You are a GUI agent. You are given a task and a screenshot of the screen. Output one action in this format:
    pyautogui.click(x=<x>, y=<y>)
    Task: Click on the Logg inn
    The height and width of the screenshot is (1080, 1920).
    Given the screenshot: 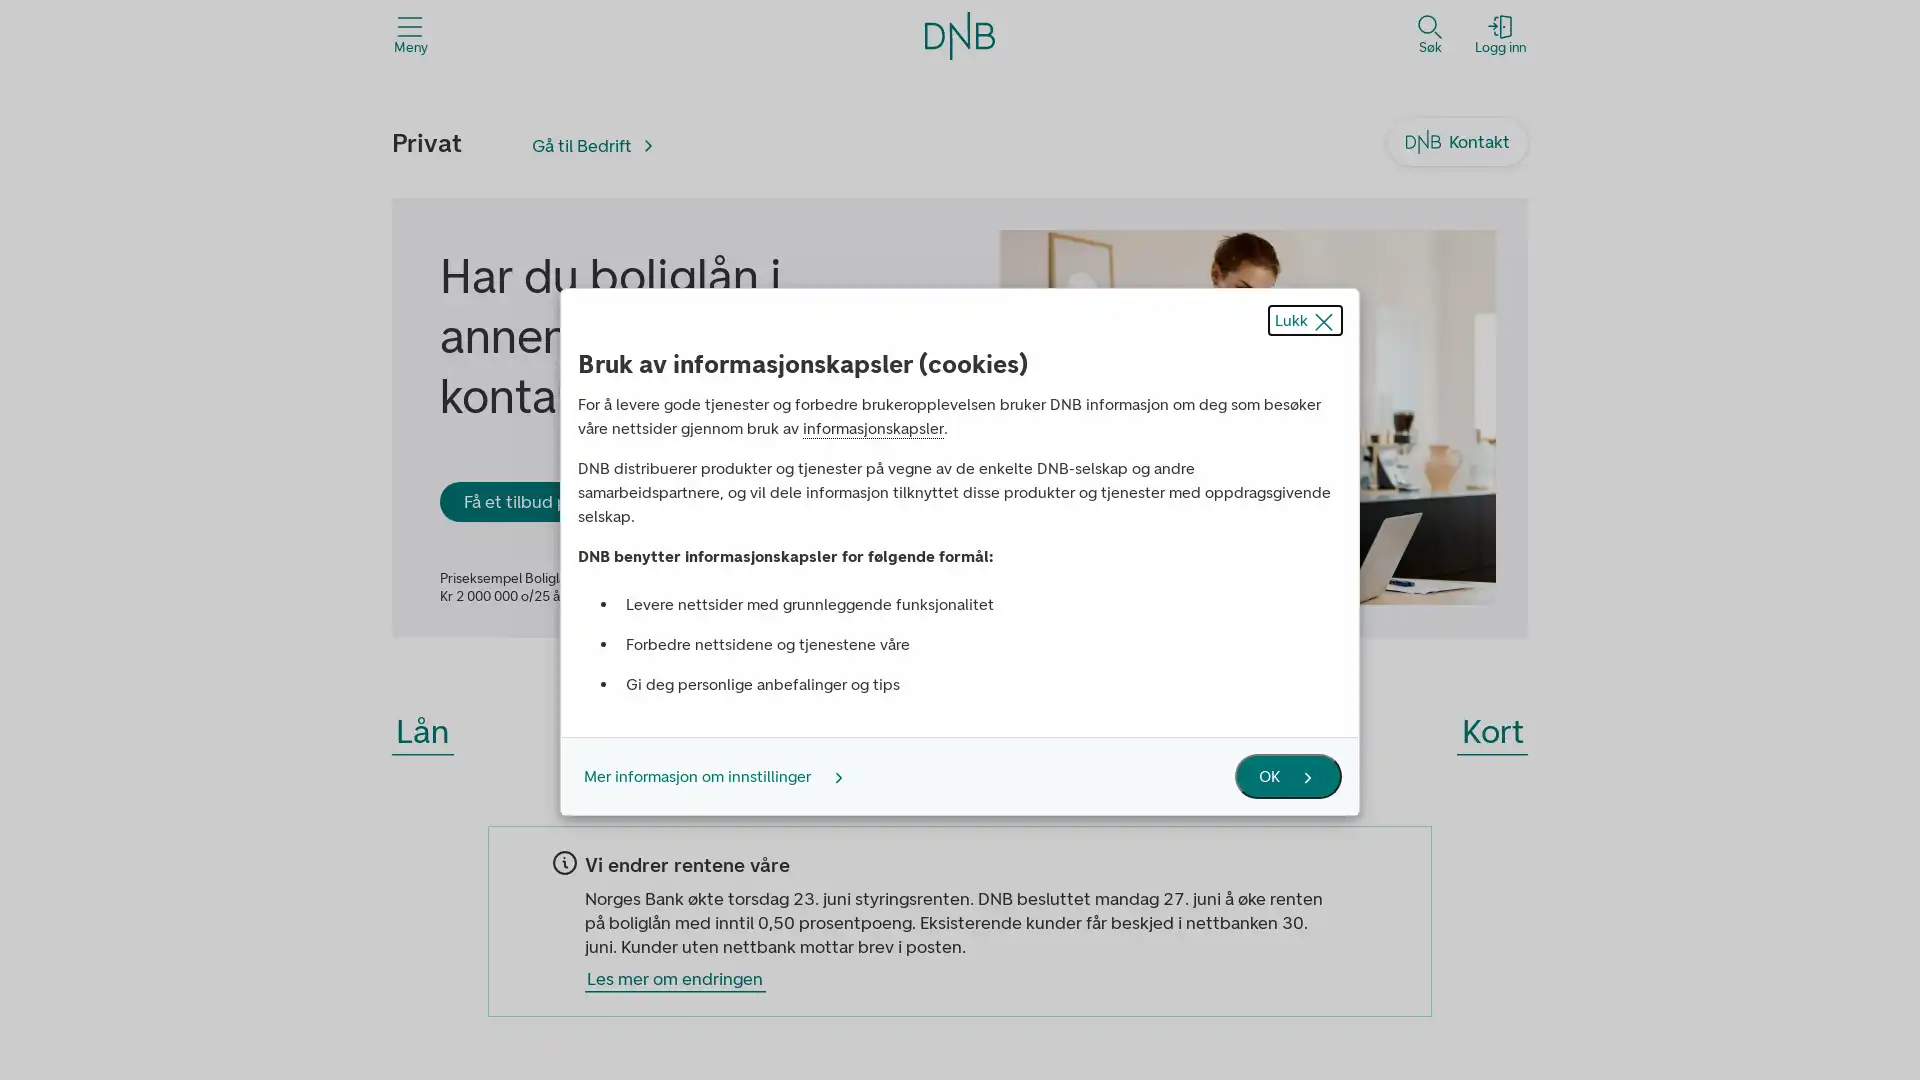 What is the action you would take?
    pyautogui.click(x=1500, y=34)
    